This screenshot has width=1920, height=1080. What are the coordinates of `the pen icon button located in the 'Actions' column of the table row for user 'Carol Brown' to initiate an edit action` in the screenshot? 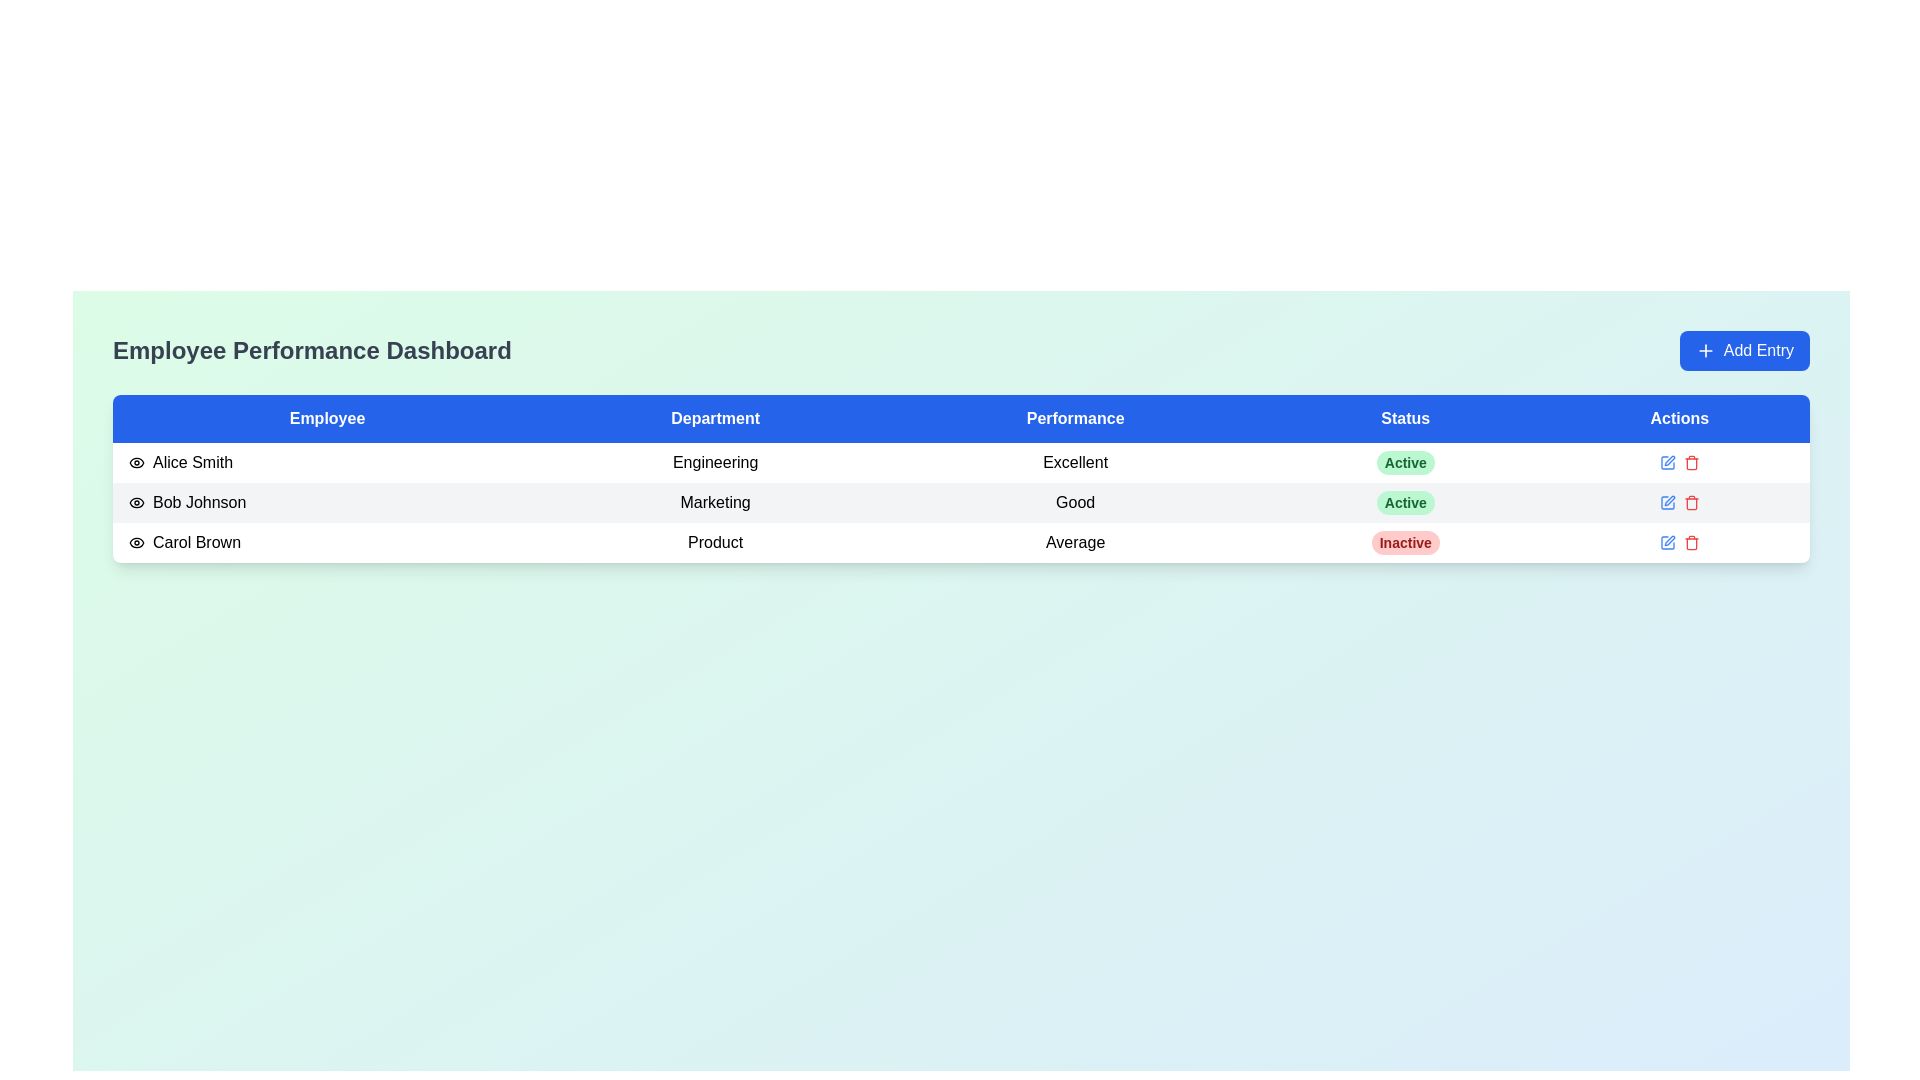 It's located at (1669, 461).